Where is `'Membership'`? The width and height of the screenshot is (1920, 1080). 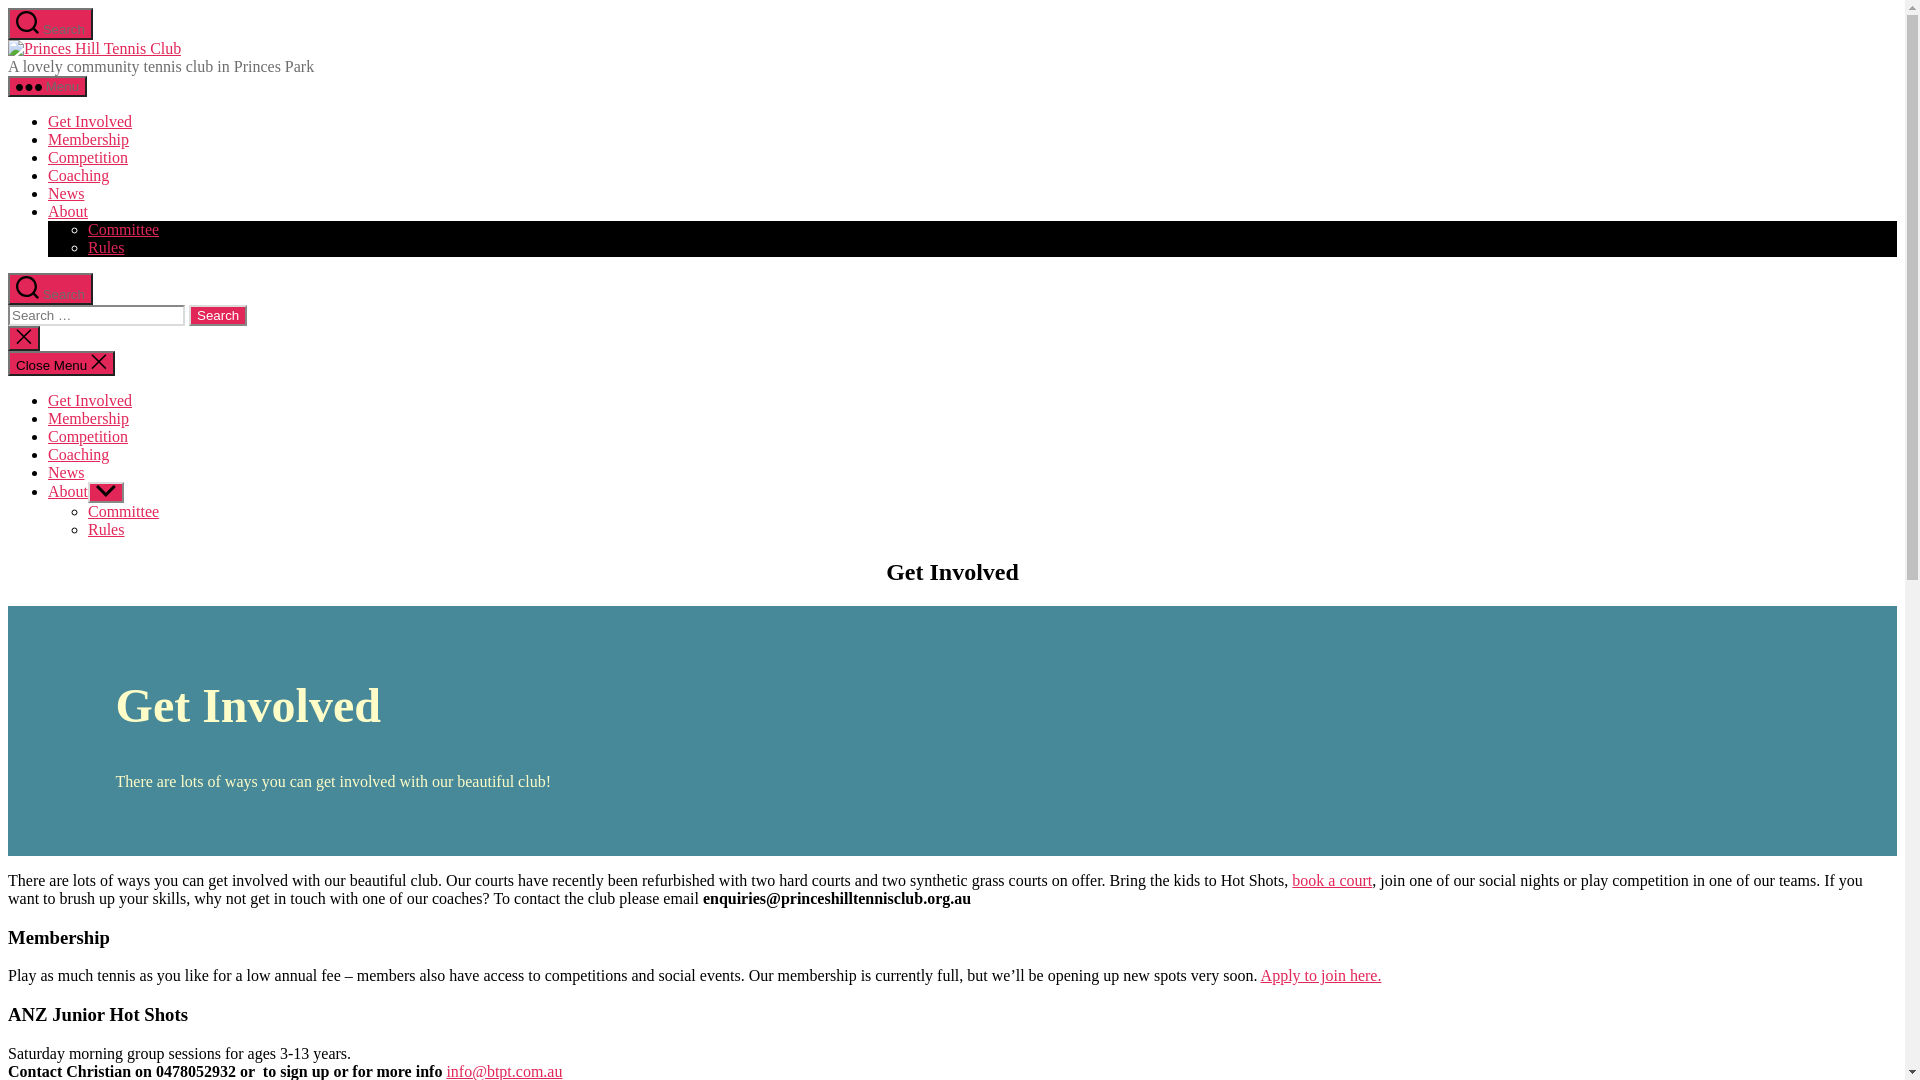
'Membership' is located at coordinates (87, 138).